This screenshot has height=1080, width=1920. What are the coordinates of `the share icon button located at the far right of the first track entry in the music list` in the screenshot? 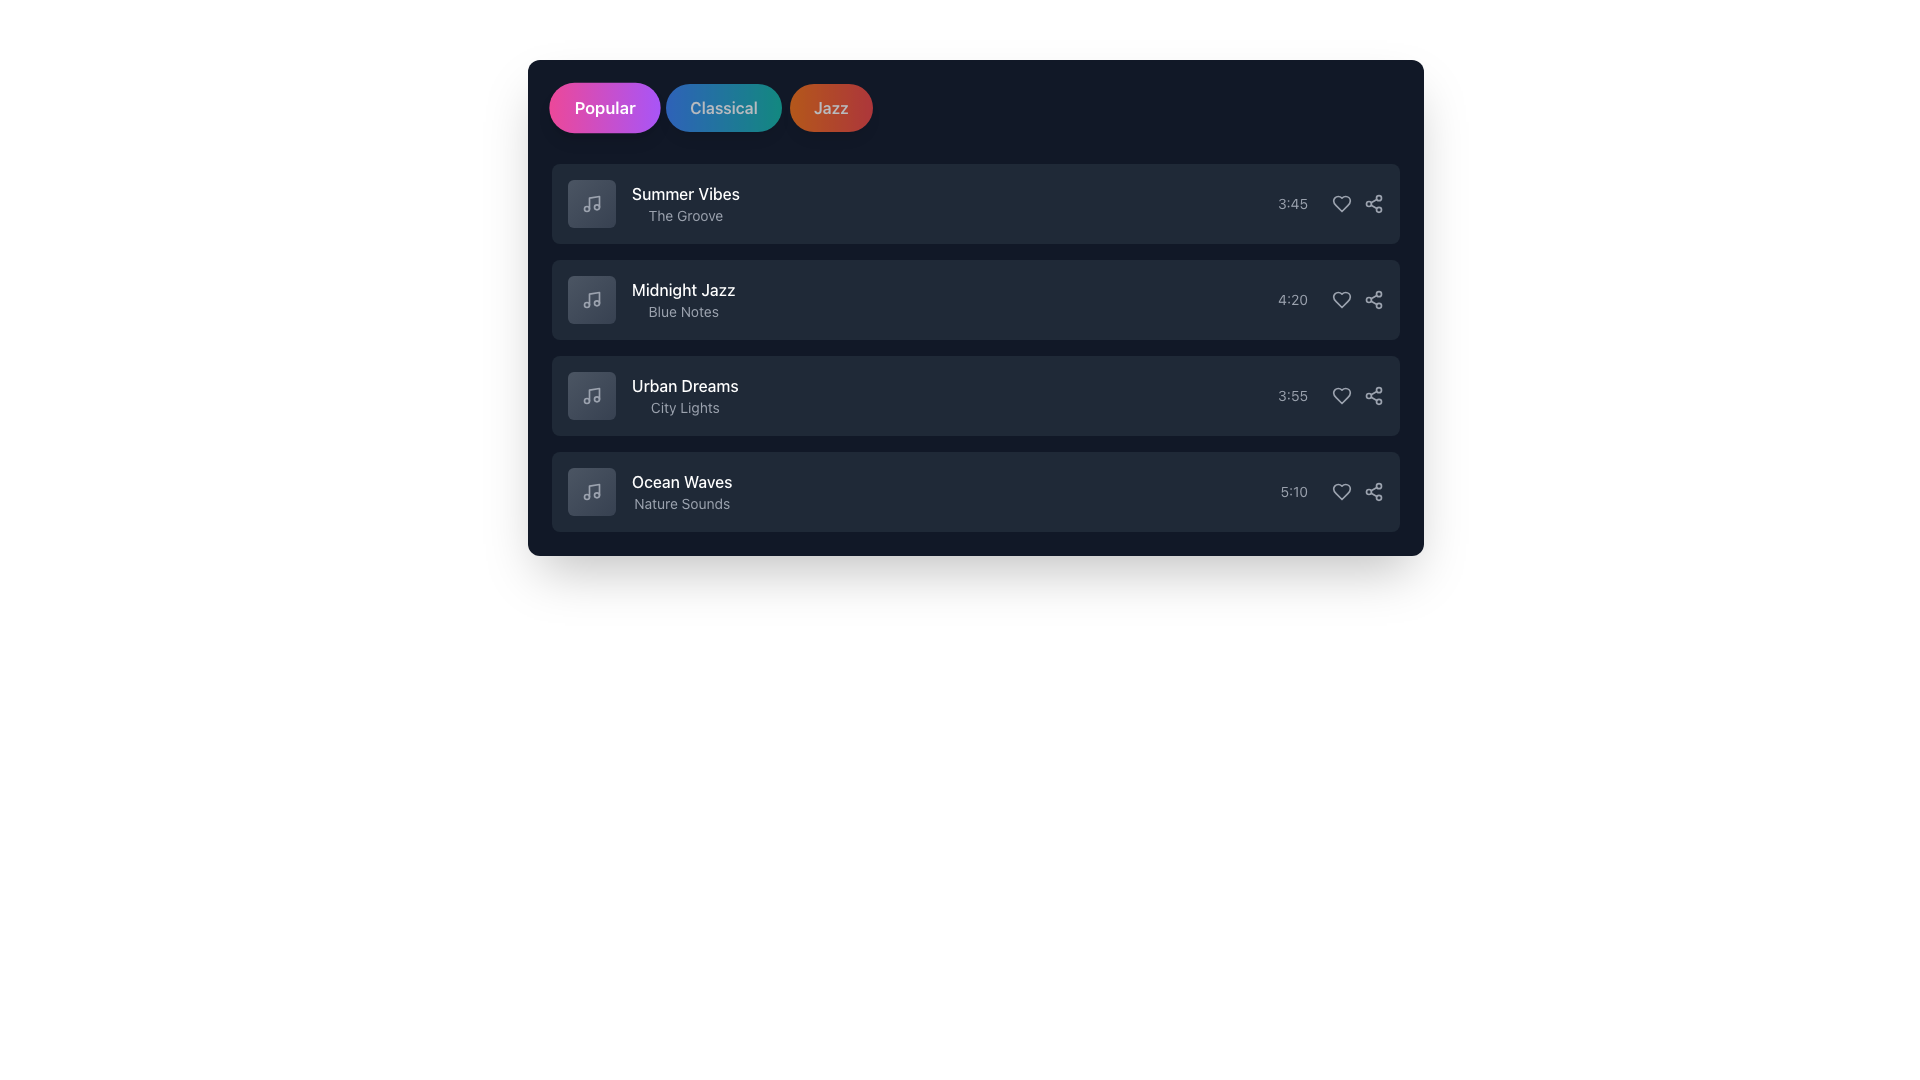 It's located at (1372, 204).